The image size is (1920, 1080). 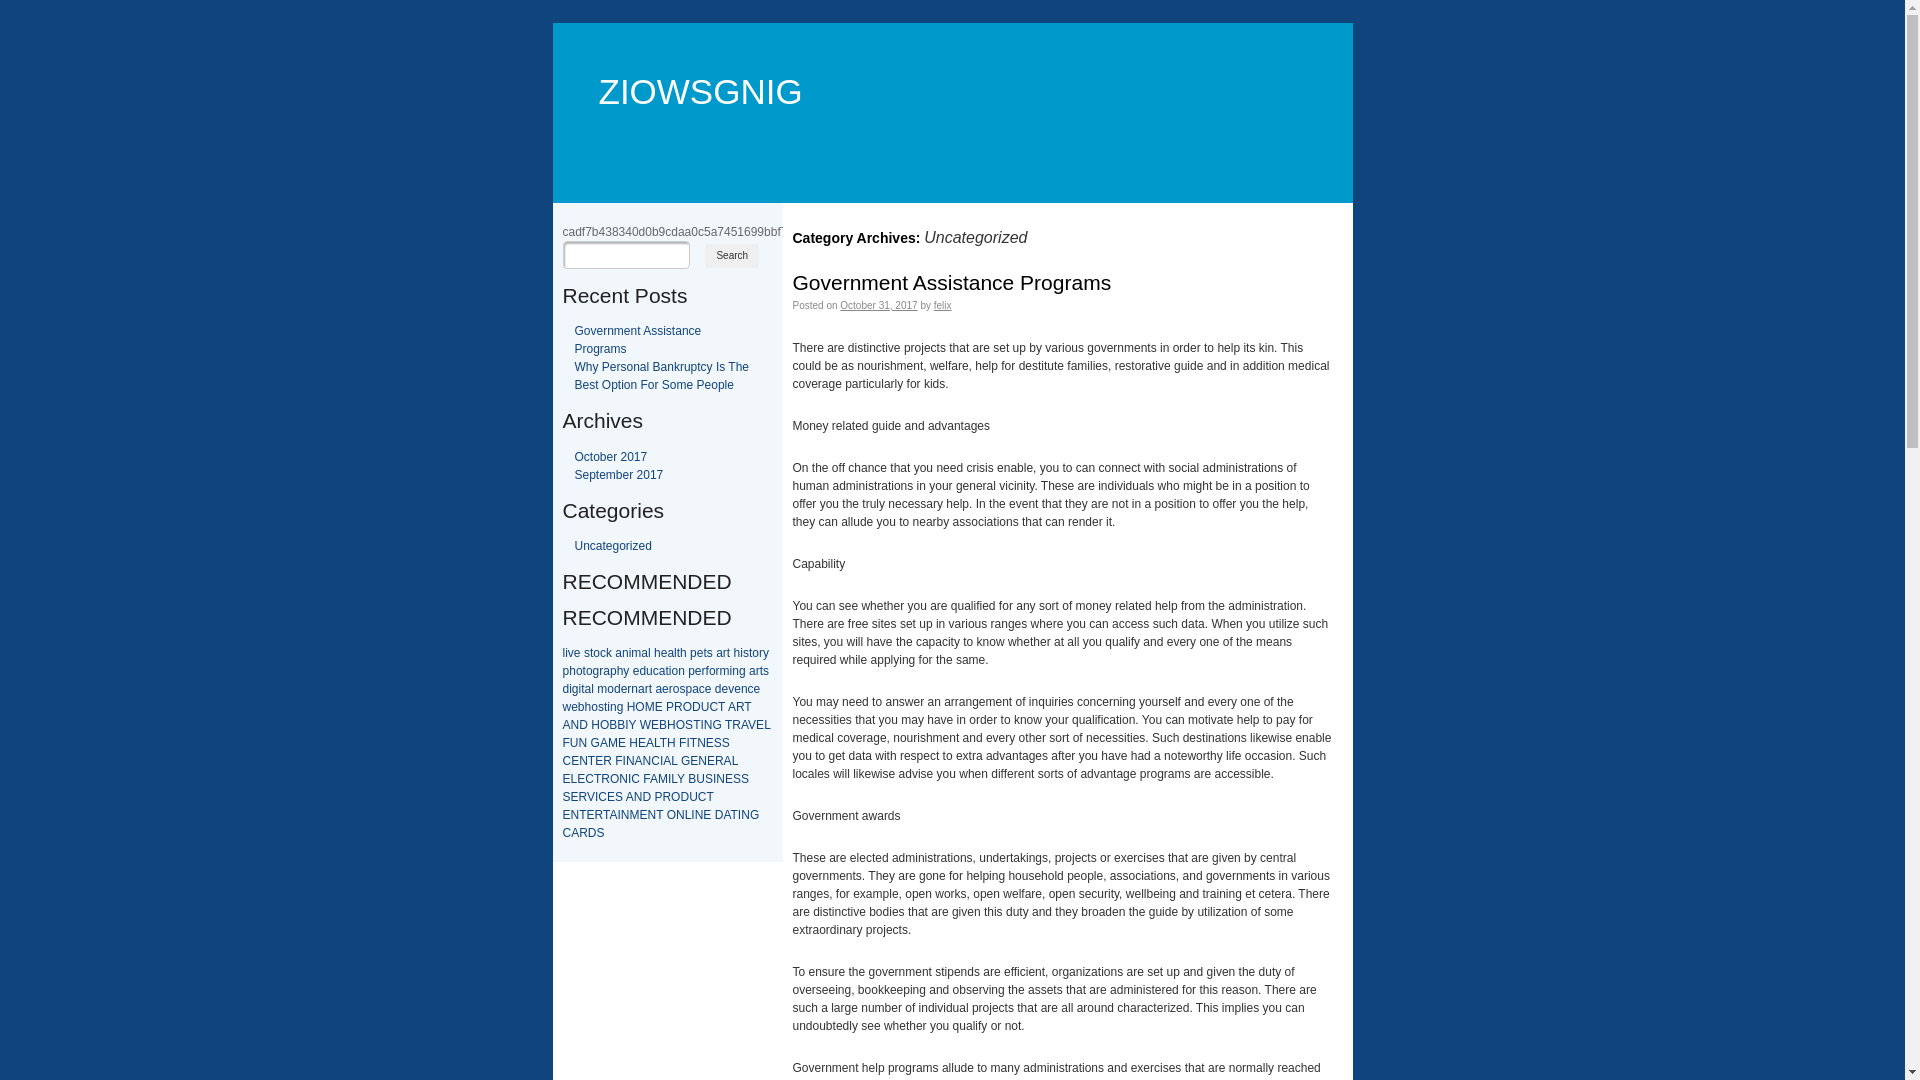 I want to click on 'y', so click(x=765, y=652).